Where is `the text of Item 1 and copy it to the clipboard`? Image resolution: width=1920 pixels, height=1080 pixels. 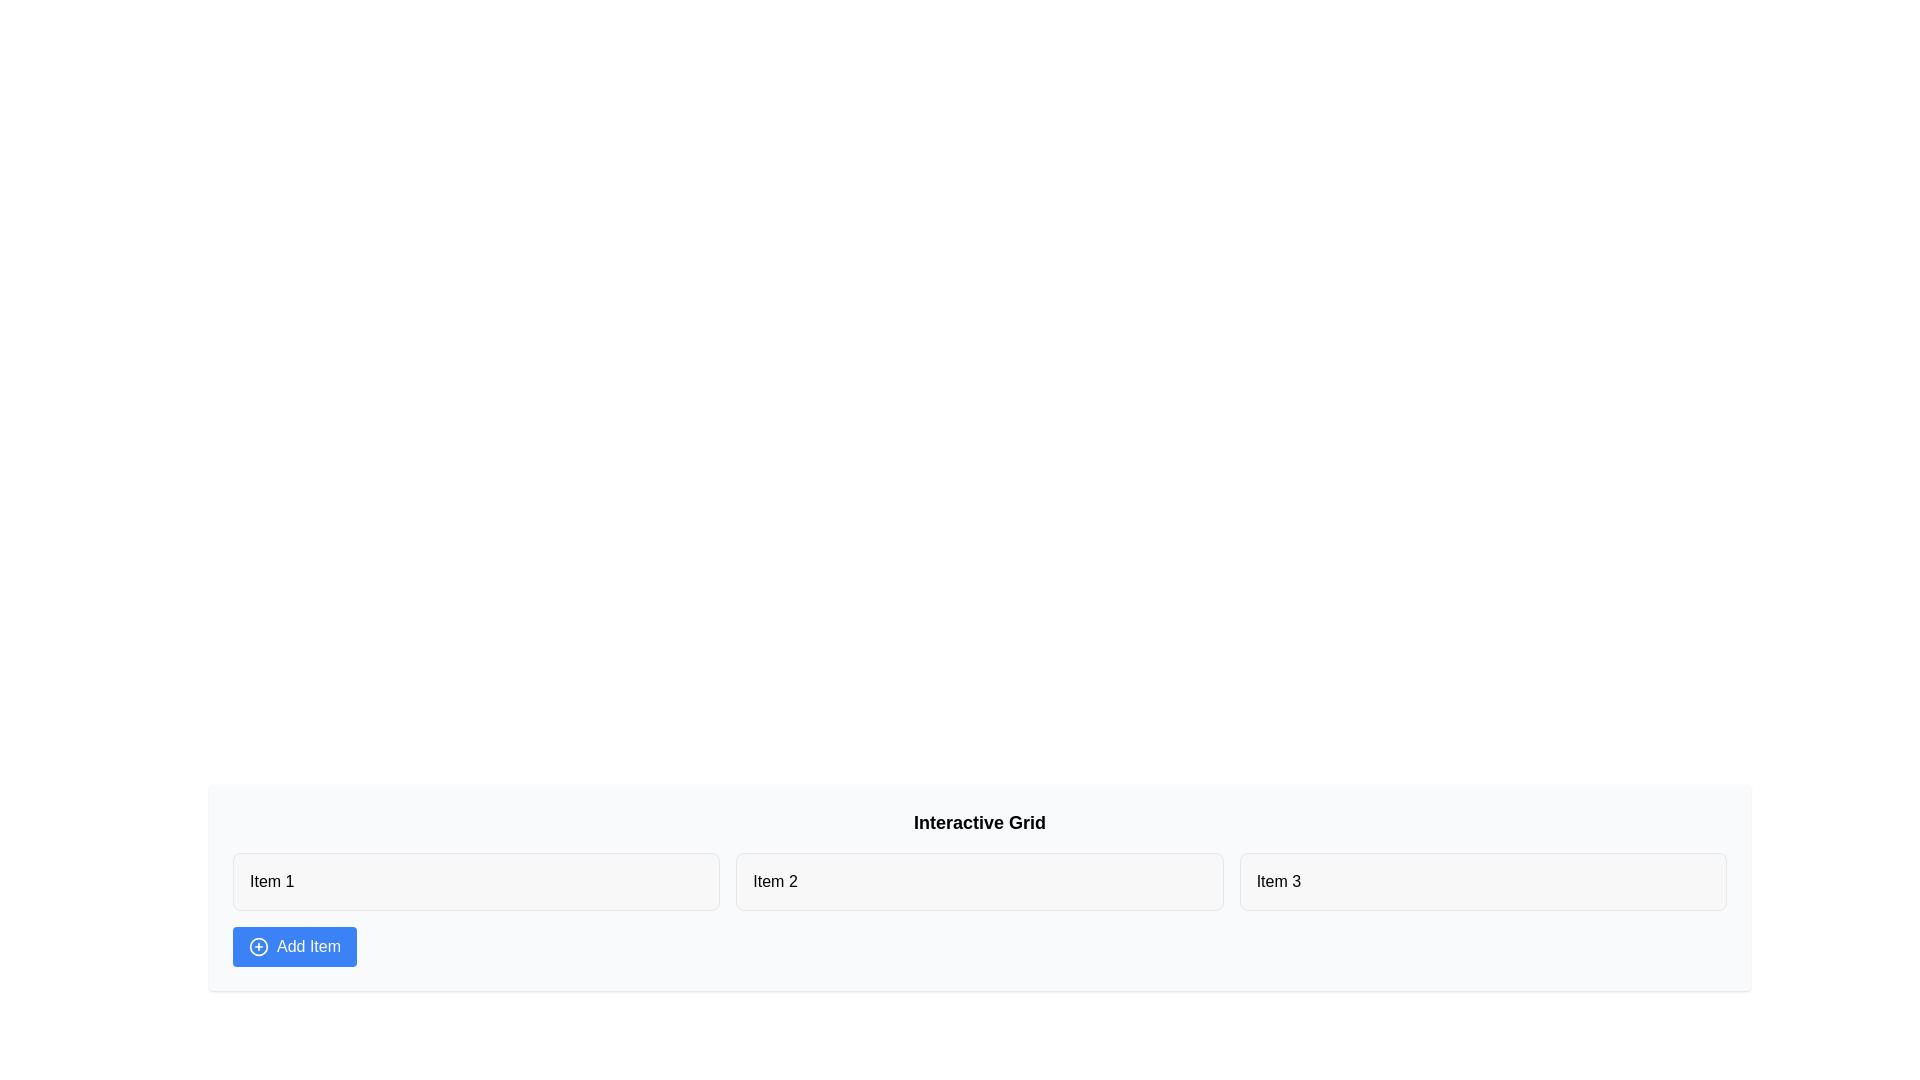
the text of Item 1 and copy it to the clipboard is located at coordinates (475, 881).